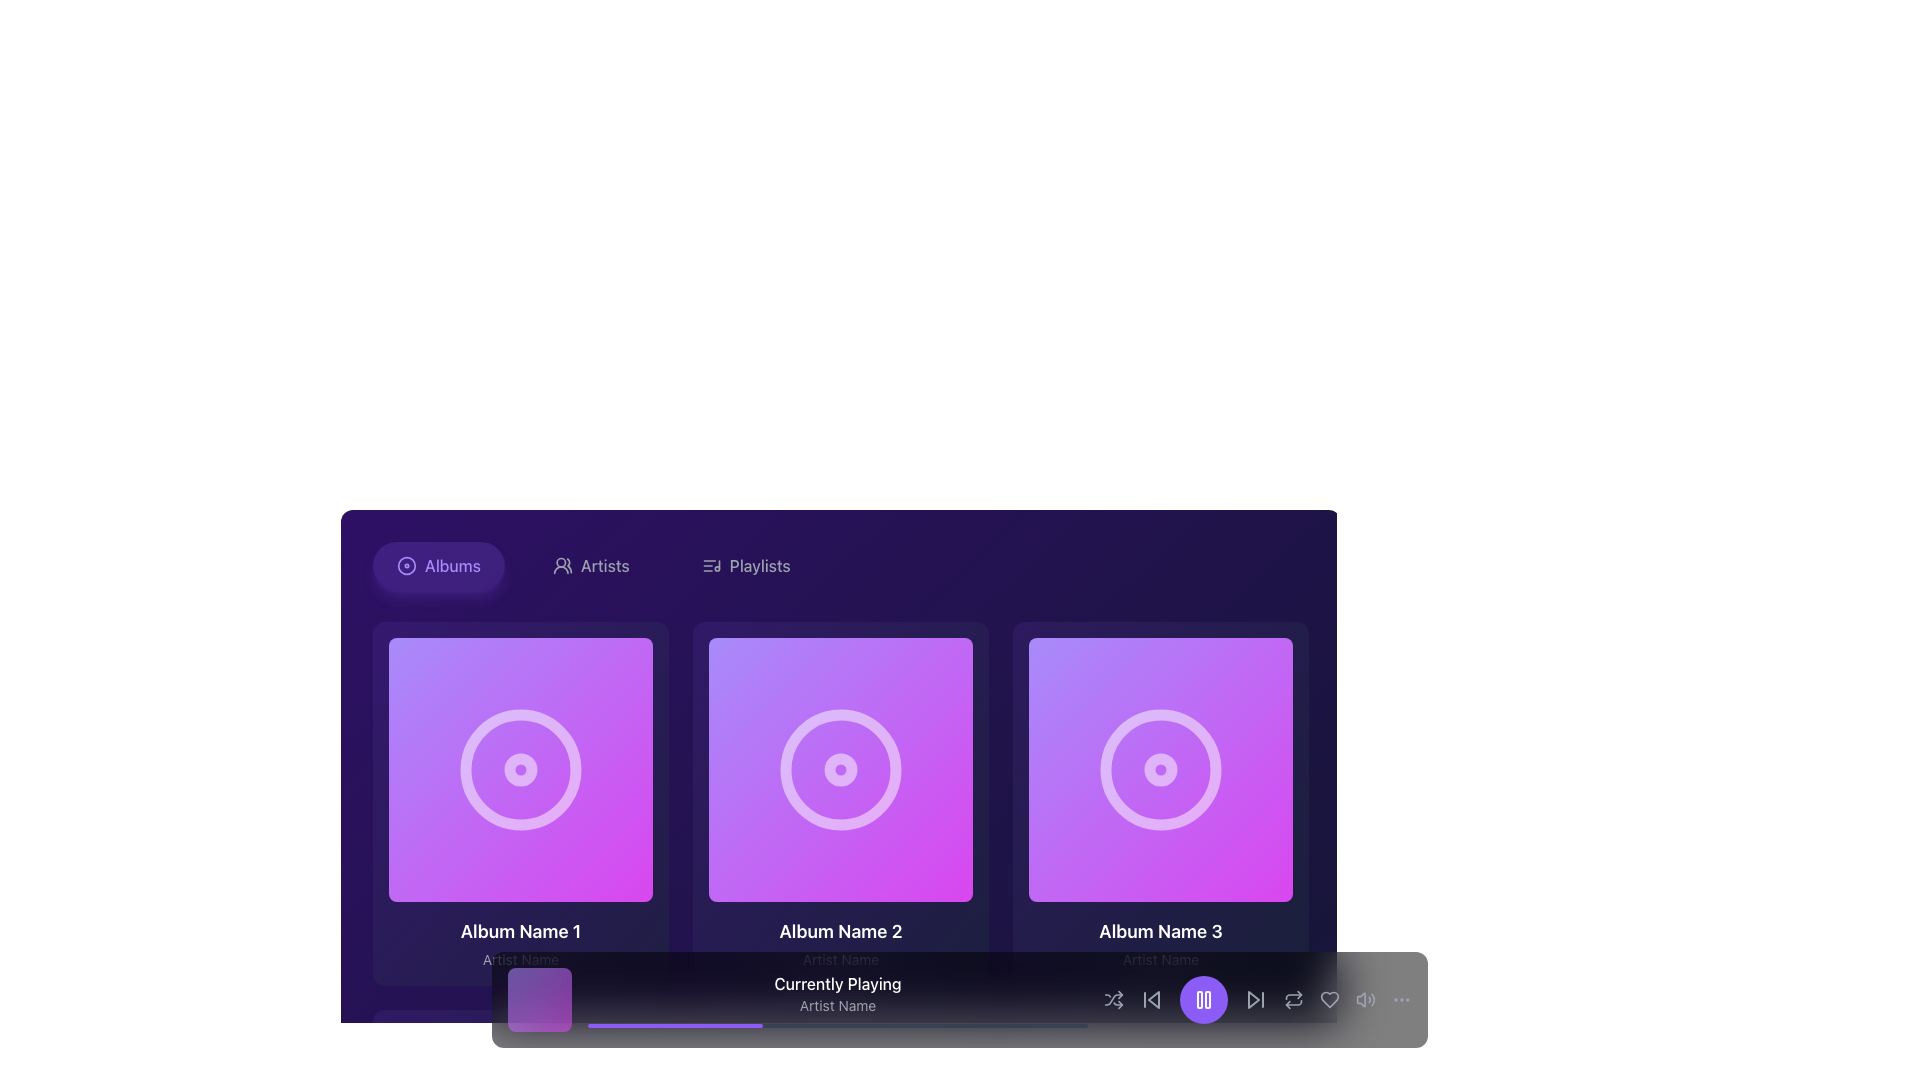 This screenshot has width=1920, height=1080. Describe the element at coordinates (1203, 999) in the screenshot. I see `the centrally aligned pause button in the playback control bar of the media player` at that location.